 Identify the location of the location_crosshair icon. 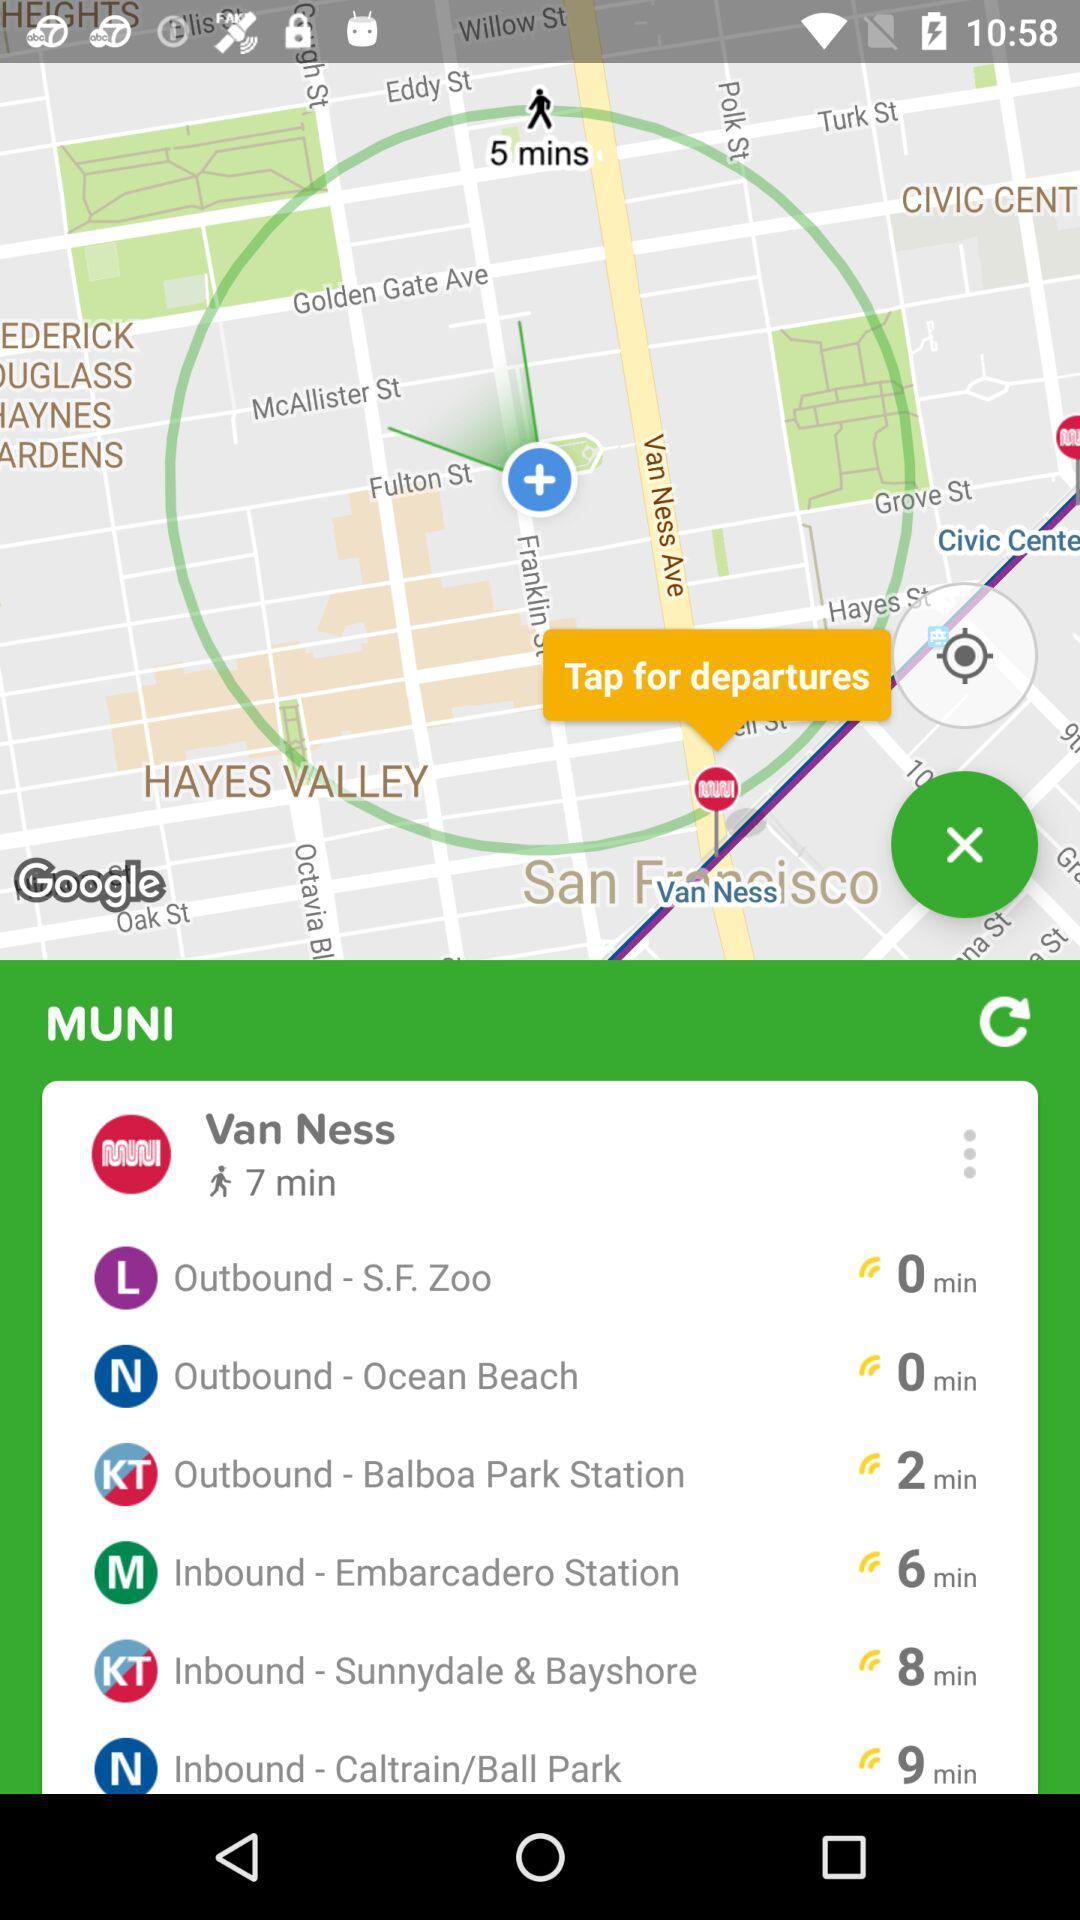
(963, 701).